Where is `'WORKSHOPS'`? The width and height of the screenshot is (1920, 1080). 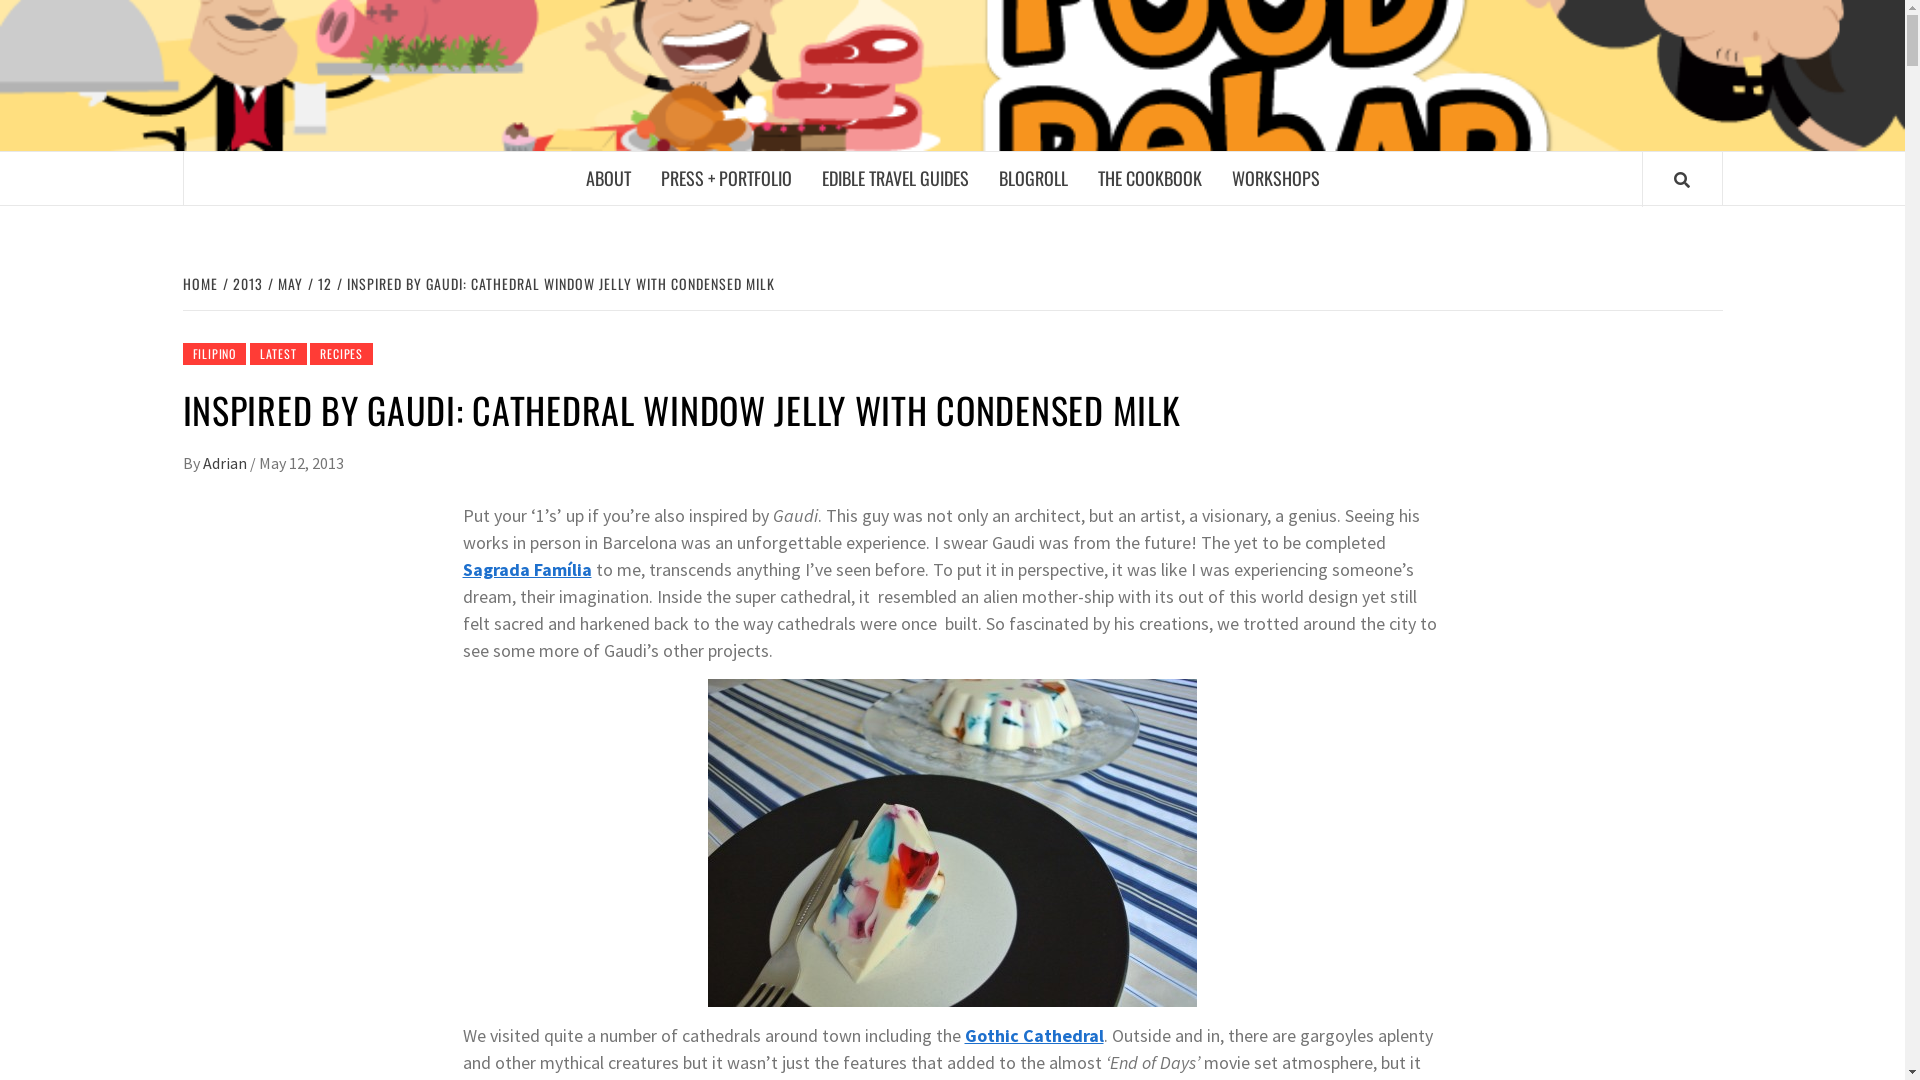
'WORKSHOPS' is located at coordinates (1274, 177).